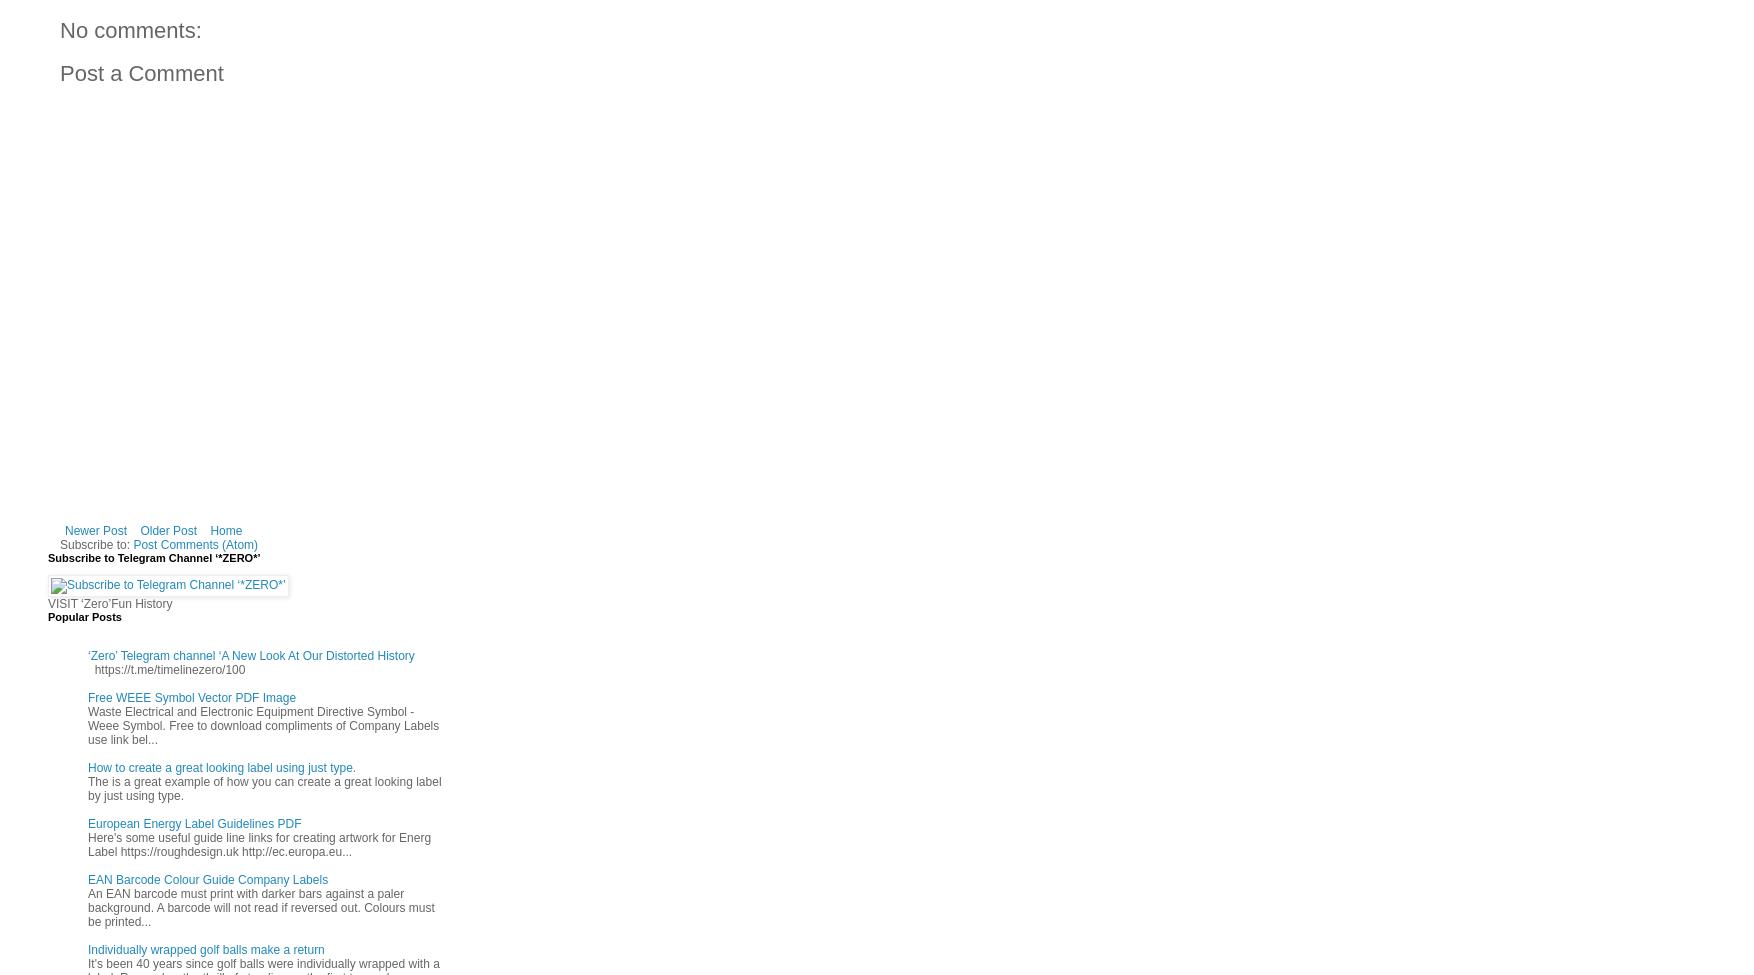 The height and width of the screenshot is (975, 1754). Describe the element at coordinates (192, 696) in the screenshot. I see `'Free WEEE Symbol Vector PDF Image'` at that location.